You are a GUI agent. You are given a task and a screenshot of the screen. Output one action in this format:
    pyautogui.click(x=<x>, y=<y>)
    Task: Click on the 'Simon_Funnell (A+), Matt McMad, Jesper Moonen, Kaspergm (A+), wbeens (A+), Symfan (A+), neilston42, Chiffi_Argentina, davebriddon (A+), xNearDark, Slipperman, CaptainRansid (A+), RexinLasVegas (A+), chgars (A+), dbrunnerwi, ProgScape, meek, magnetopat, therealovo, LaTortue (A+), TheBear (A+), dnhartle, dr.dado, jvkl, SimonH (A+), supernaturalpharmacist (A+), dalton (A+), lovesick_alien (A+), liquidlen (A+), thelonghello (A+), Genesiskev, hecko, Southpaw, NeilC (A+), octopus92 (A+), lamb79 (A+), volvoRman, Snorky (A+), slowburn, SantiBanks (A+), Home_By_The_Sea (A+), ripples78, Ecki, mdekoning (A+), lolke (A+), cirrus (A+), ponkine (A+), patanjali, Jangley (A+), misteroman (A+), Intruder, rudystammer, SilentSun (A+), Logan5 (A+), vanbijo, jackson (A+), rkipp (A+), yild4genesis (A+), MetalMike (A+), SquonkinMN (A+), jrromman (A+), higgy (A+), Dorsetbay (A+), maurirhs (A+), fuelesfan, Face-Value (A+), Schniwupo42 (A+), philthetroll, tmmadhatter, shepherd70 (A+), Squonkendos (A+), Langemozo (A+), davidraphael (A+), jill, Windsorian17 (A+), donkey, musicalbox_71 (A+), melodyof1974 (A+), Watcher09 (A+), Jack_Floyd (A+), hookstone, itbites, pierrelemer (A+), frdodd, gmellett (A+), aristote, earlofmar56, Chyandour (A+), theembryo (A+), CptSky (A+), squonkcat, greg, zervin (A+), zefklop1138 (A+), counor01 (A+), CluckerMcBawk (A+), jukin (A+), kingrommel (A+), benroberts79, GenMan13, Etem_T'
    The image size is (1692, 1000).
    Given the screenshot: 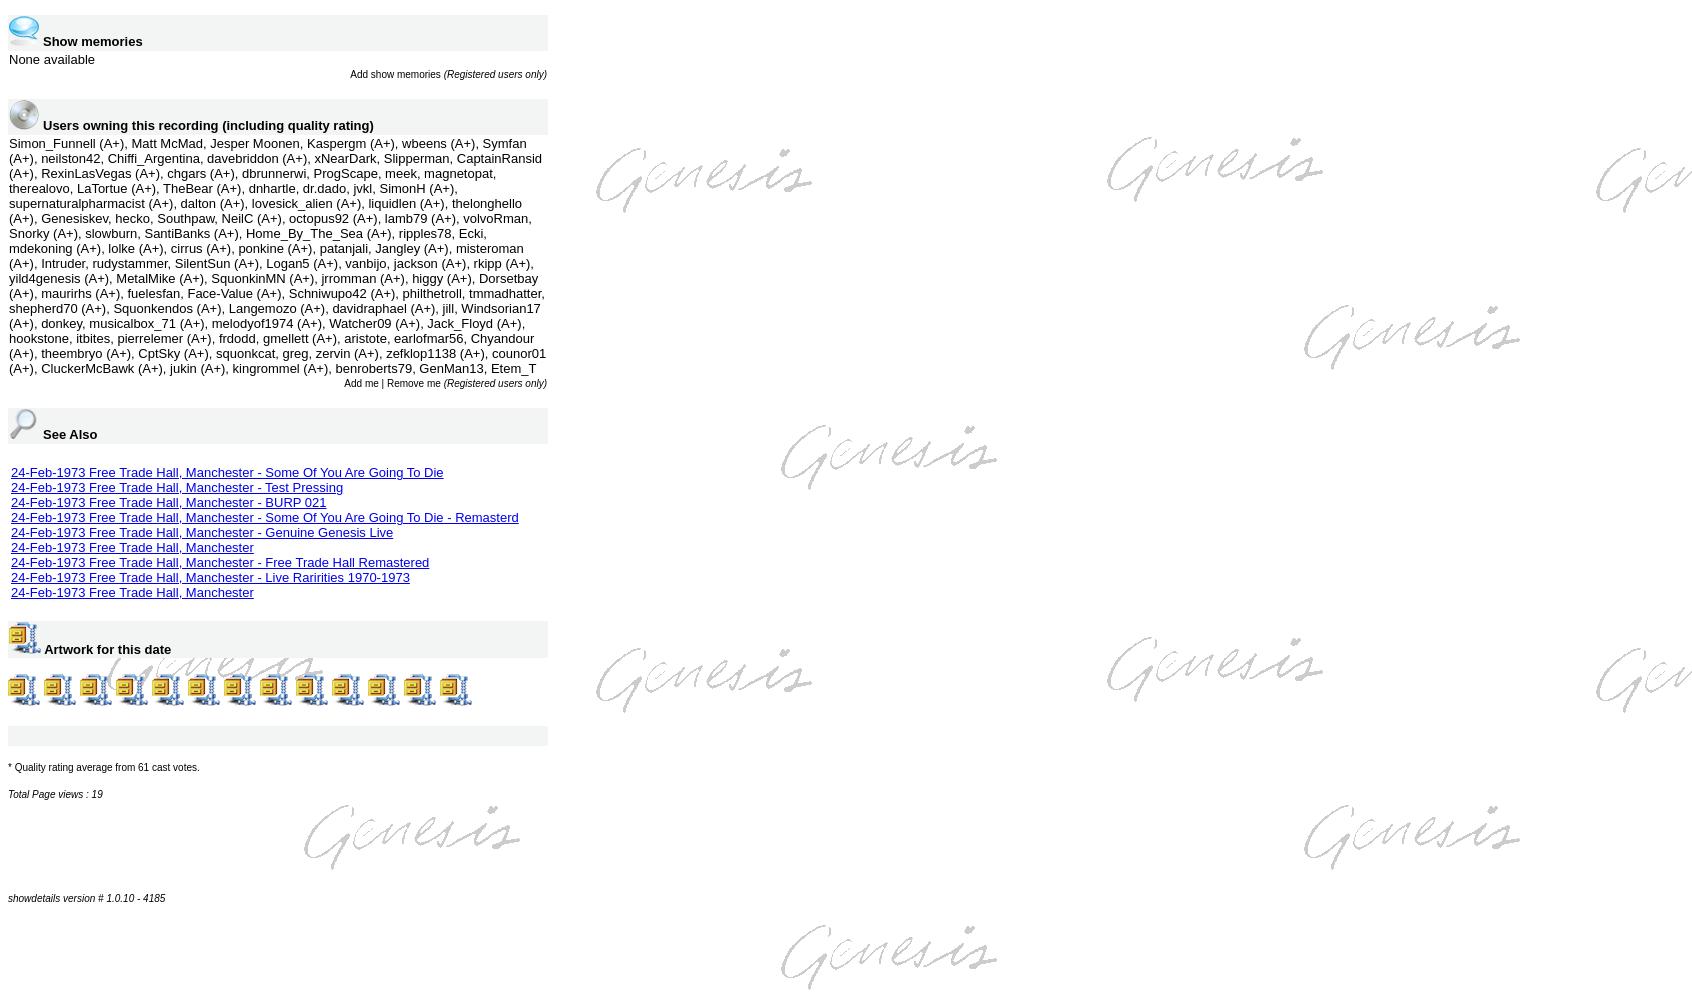 What is the action you would take?
    pyautogui.click(x=7, y=256)
    